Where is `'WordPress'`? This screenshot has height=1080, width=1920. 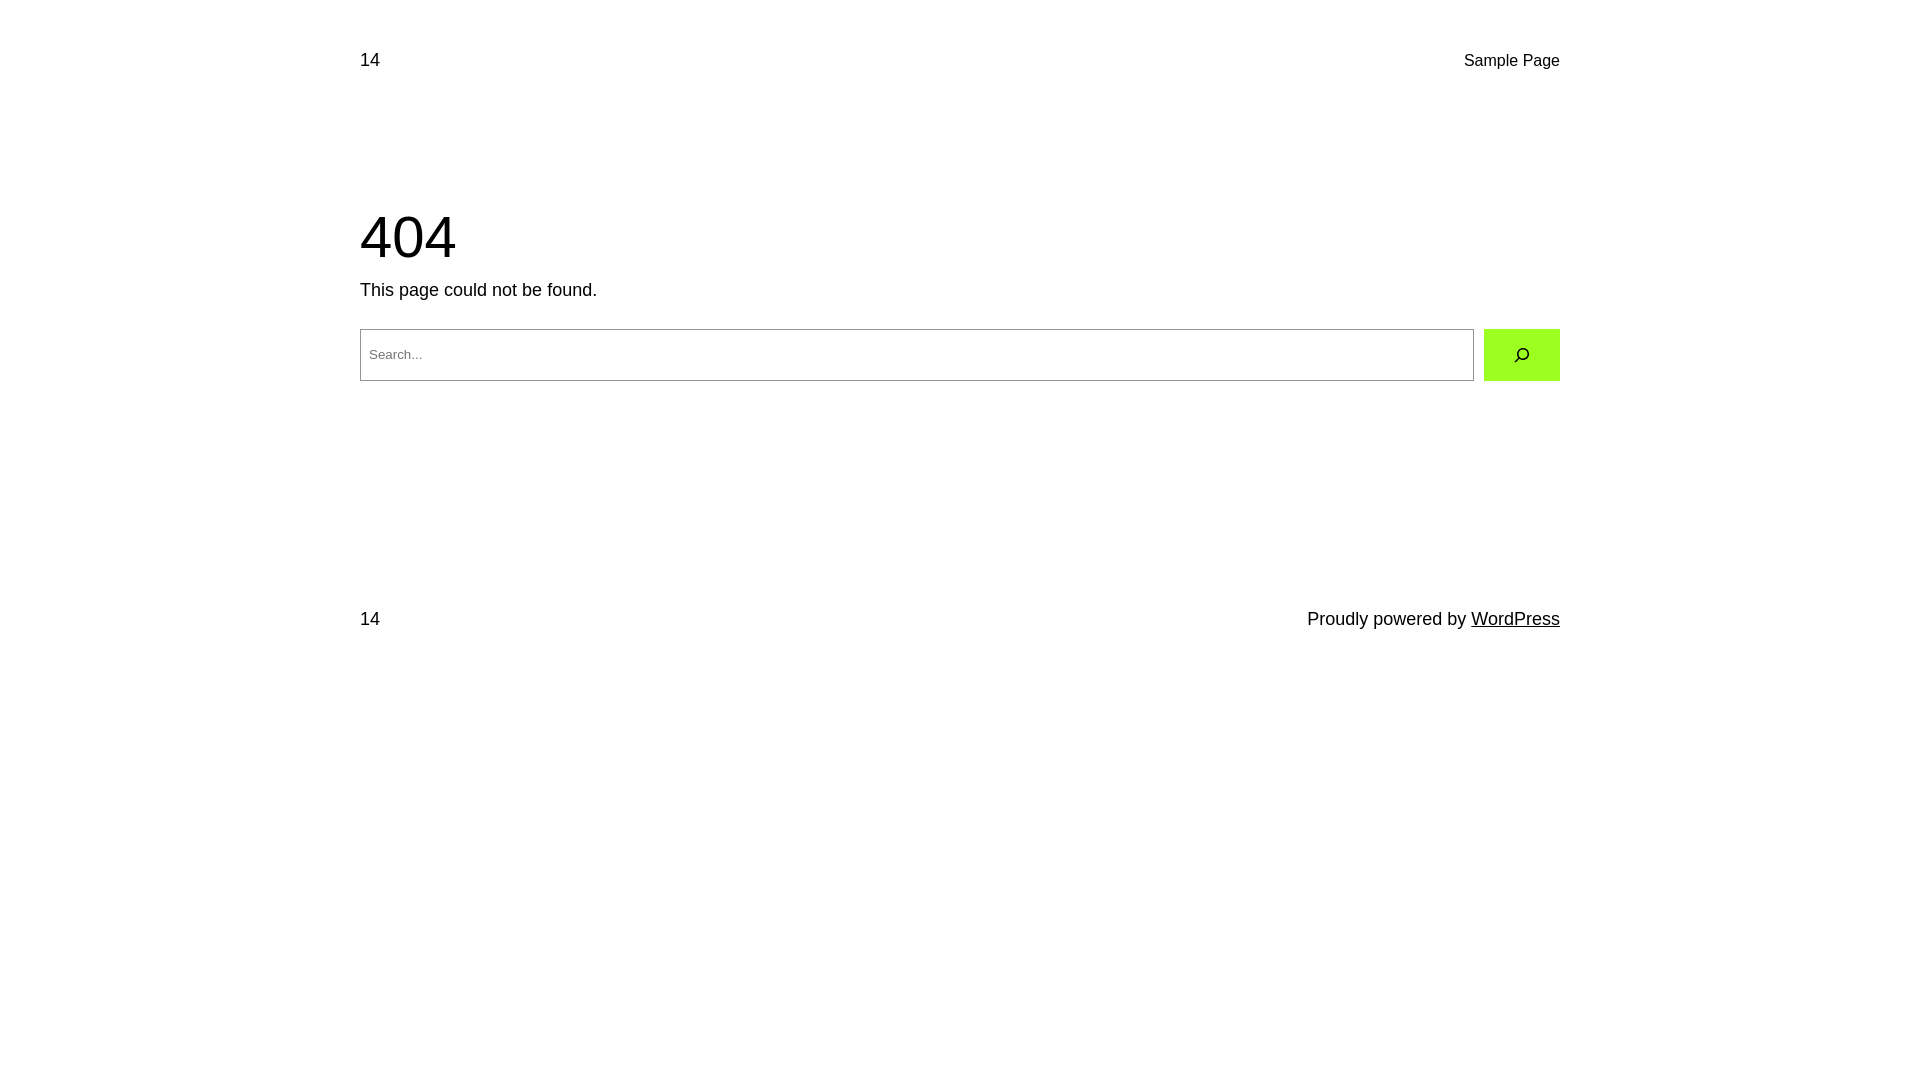
'WordPress' is located at coordinates (1515, 617).